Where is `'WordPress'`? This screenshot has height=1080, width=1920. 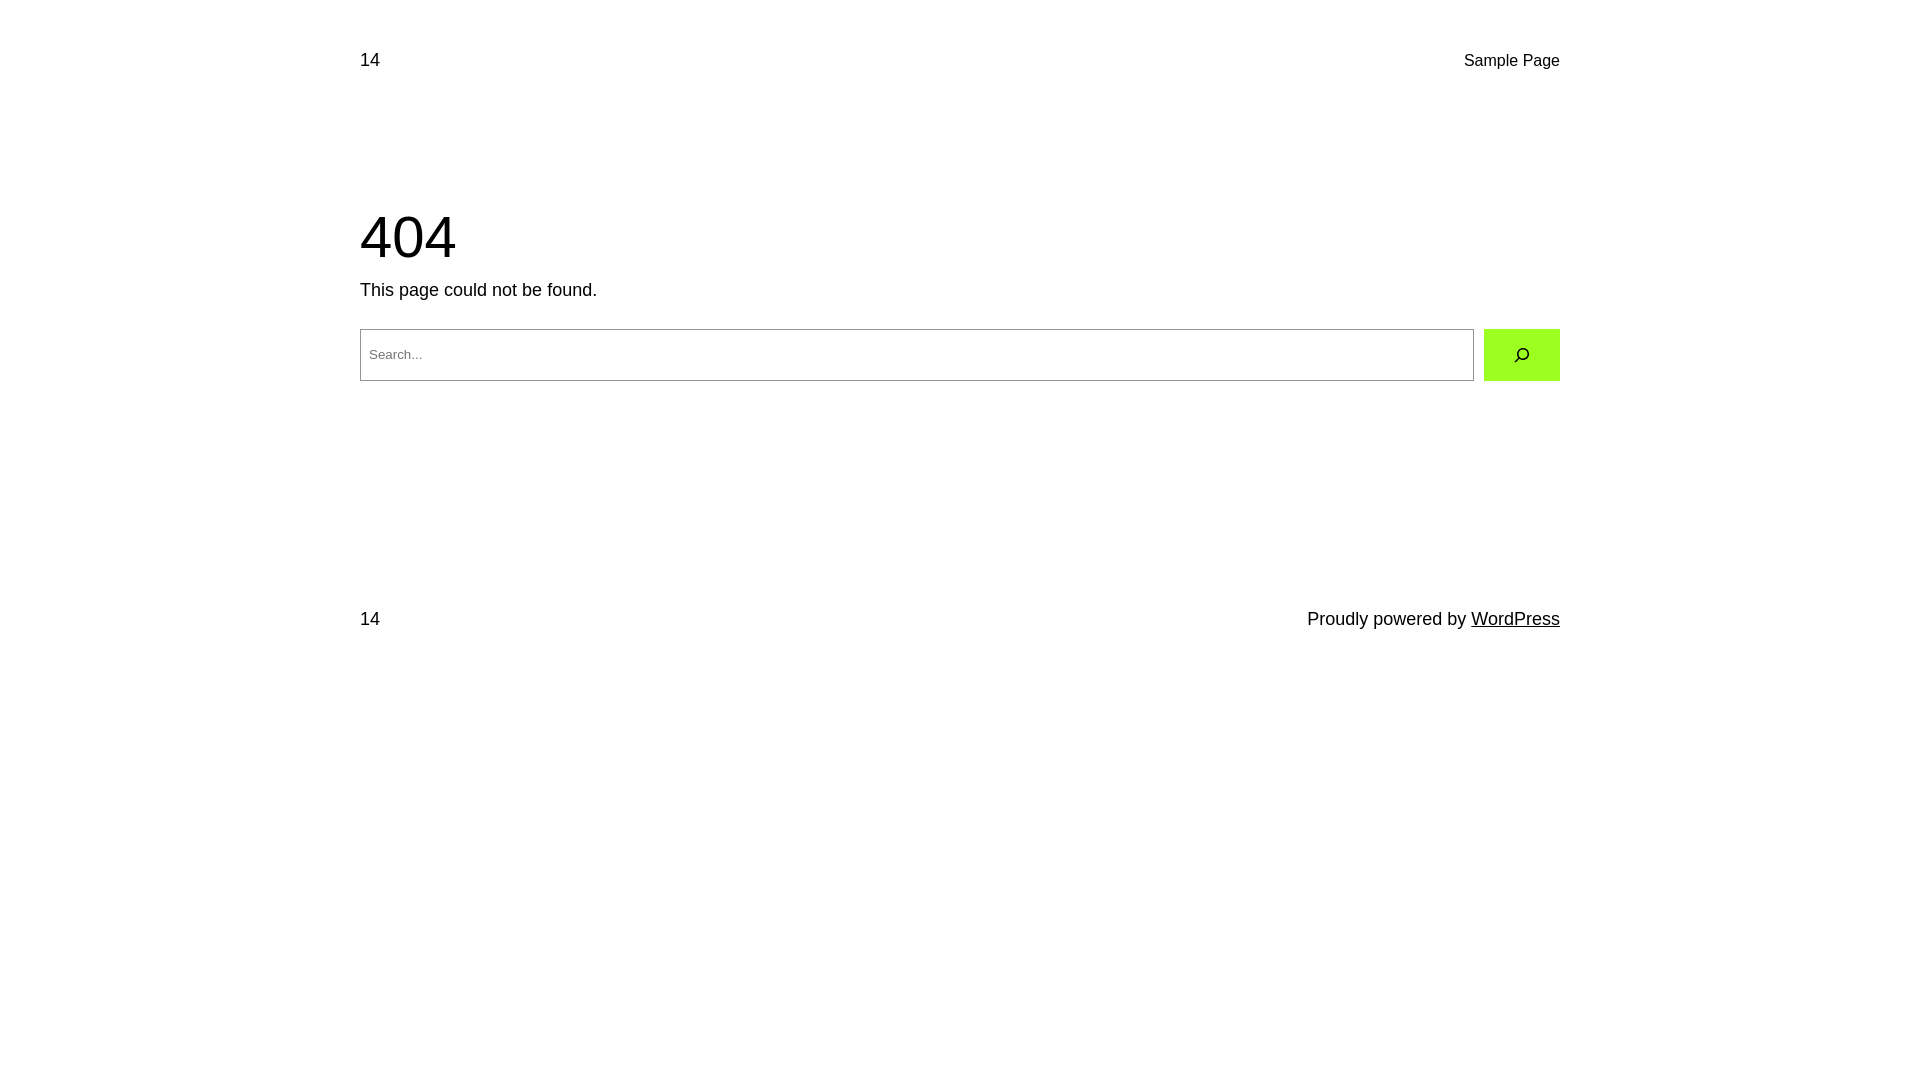
'WordPress' is located at coordinates (1515, 617).